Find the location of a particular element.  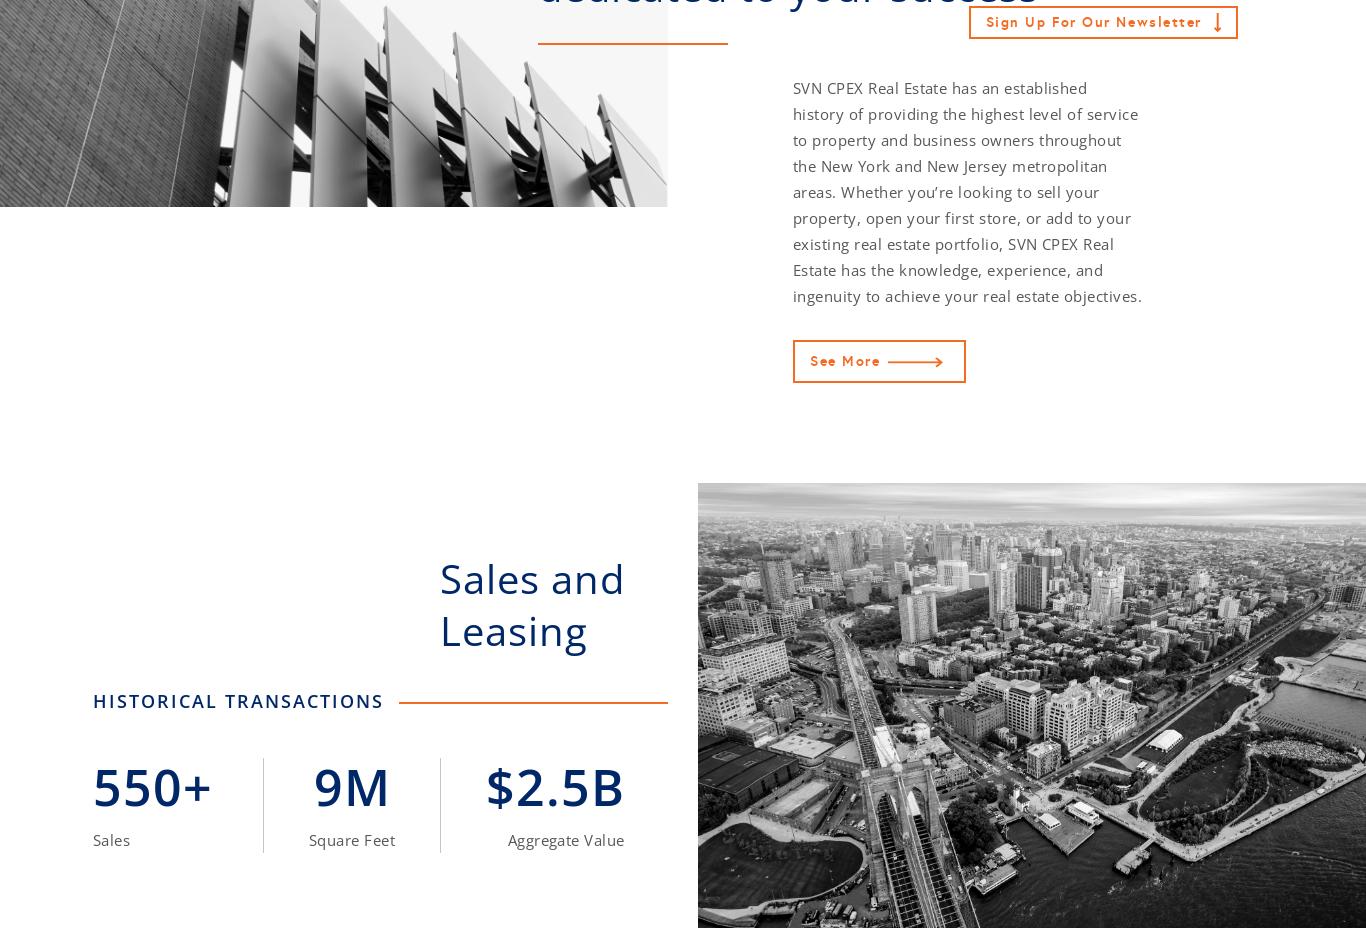

'Historical Transactions' is located at coordinates (93, 700).